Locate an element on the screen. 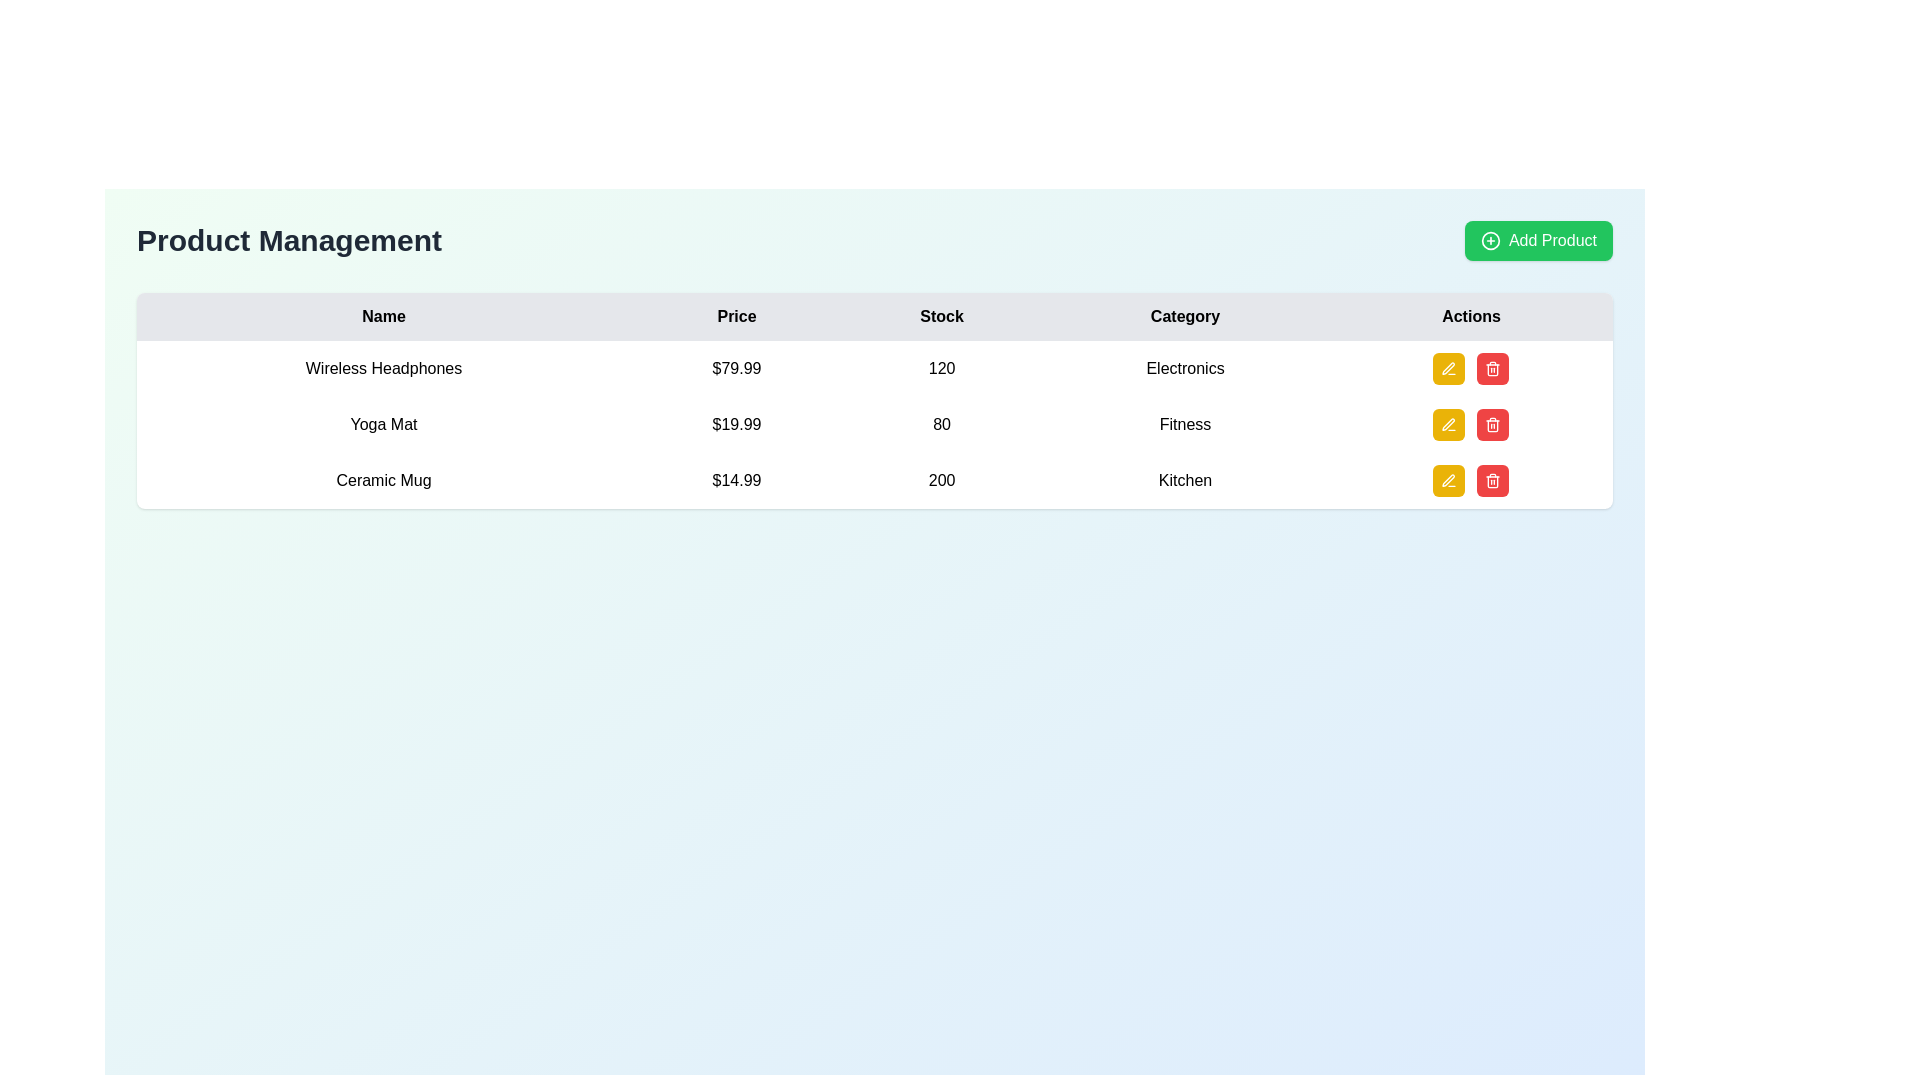 The image size is (1920, 1080). the delete button with a trash icon located in the 'Actions' column for the 'Ceramic Mug' product entry is located at coordinates (1493, 369).